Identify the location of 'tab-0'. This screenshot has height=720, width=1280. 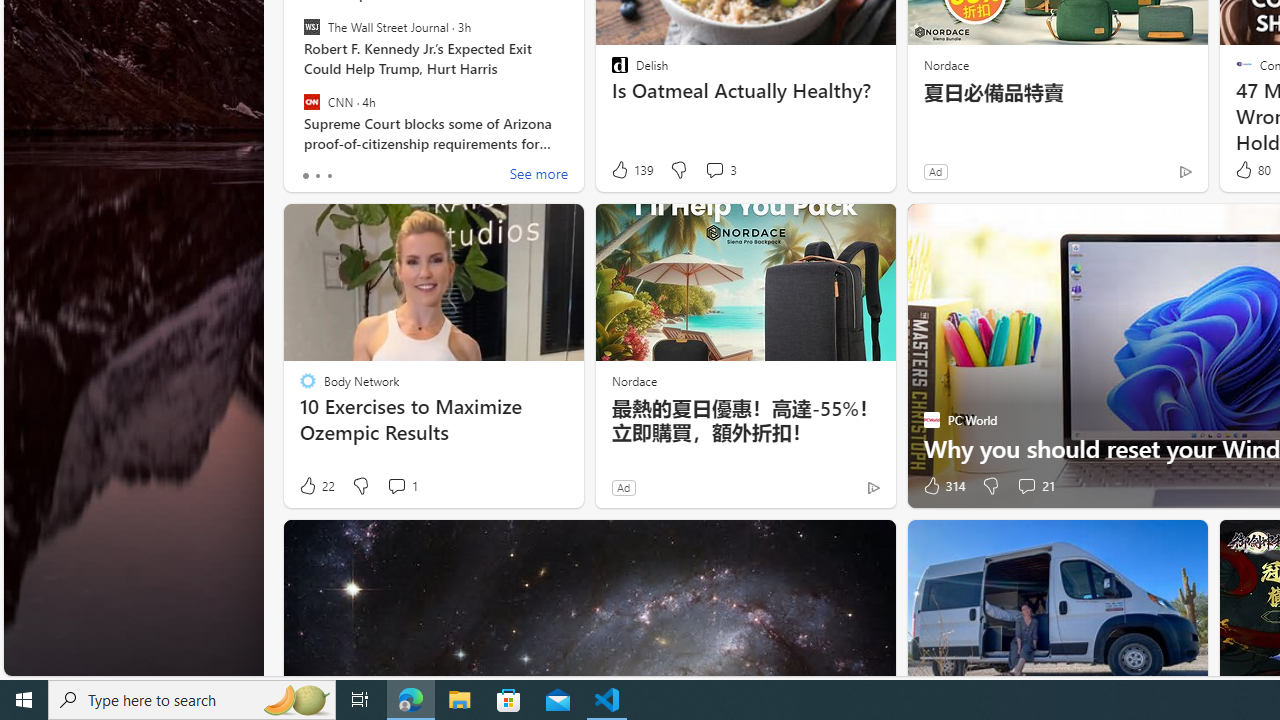
(304, 175).